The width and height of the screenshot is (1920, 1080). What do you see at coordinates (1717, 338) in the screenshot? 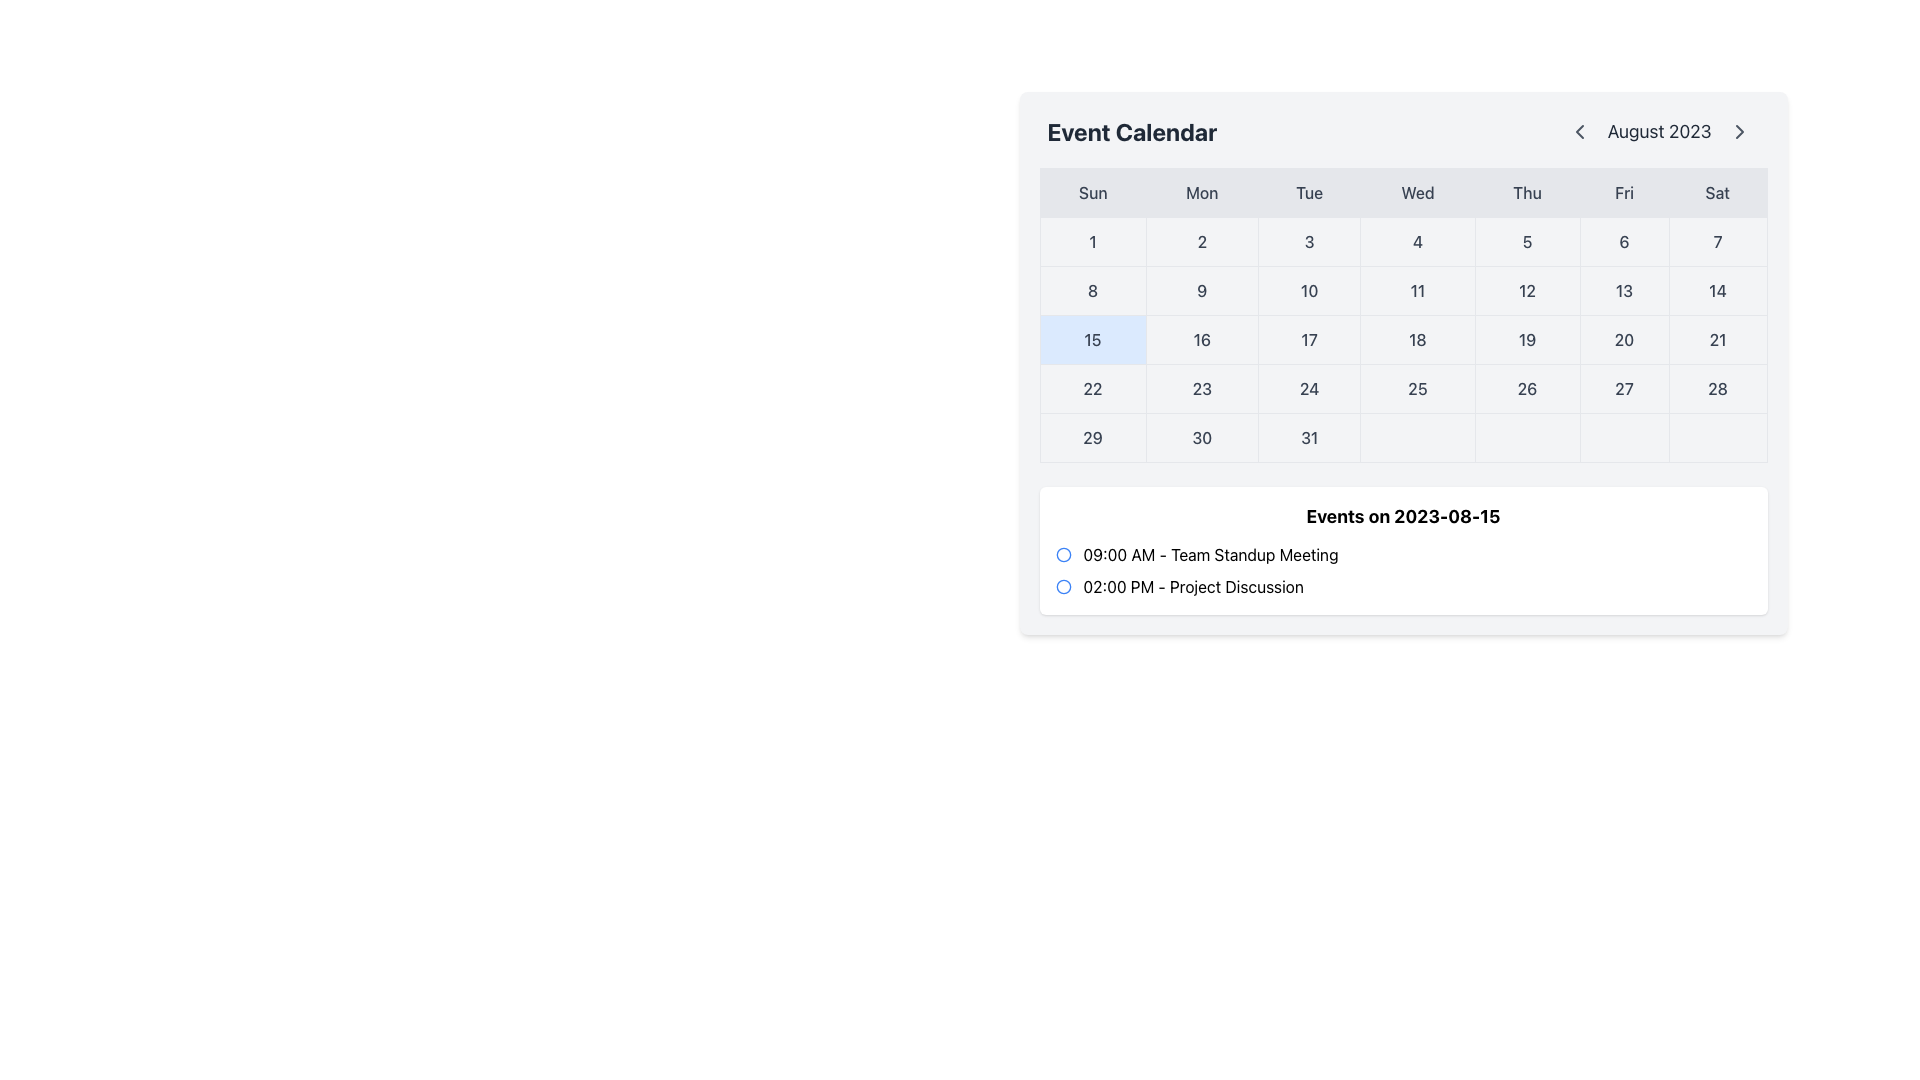
I see `the calendar date box displaying '21' located in the top-right of the calendar view under the label 'Event Calendar'` at bounding box center [1717, 338].